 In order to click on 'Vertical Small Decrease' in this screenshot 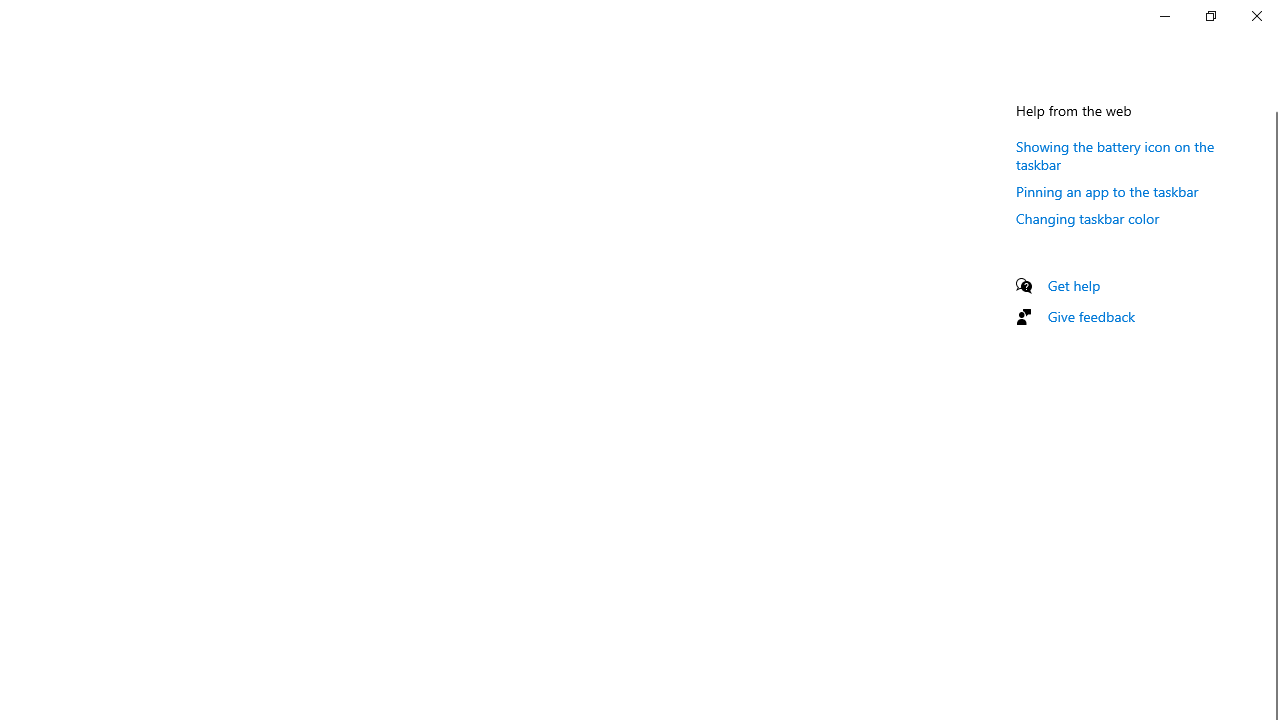, I will do `click(1271, 104)`.